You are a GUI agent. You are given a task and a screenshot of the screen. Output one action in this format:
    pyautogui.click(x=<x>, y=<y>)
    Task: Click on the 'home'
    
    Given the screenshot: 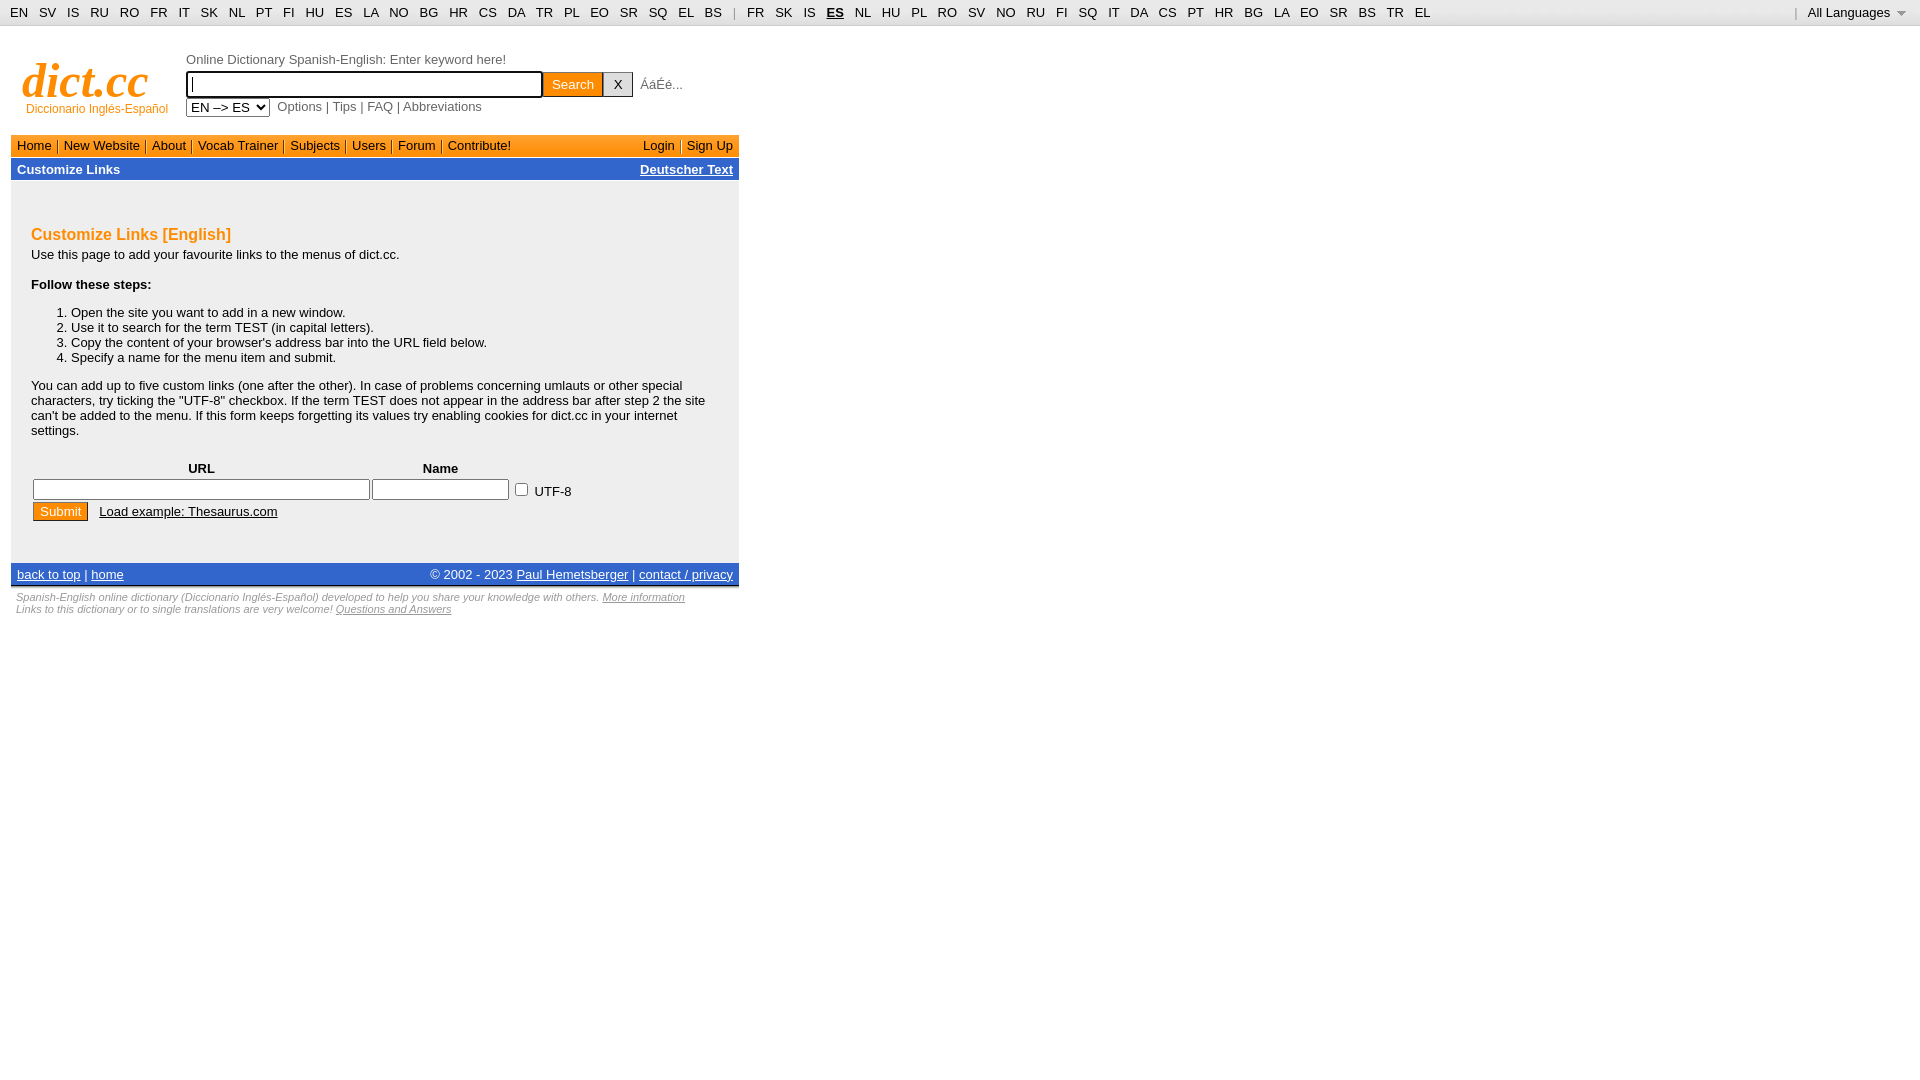 What is the action you would take?
    pyautogui.click(x=106, y=573)
    